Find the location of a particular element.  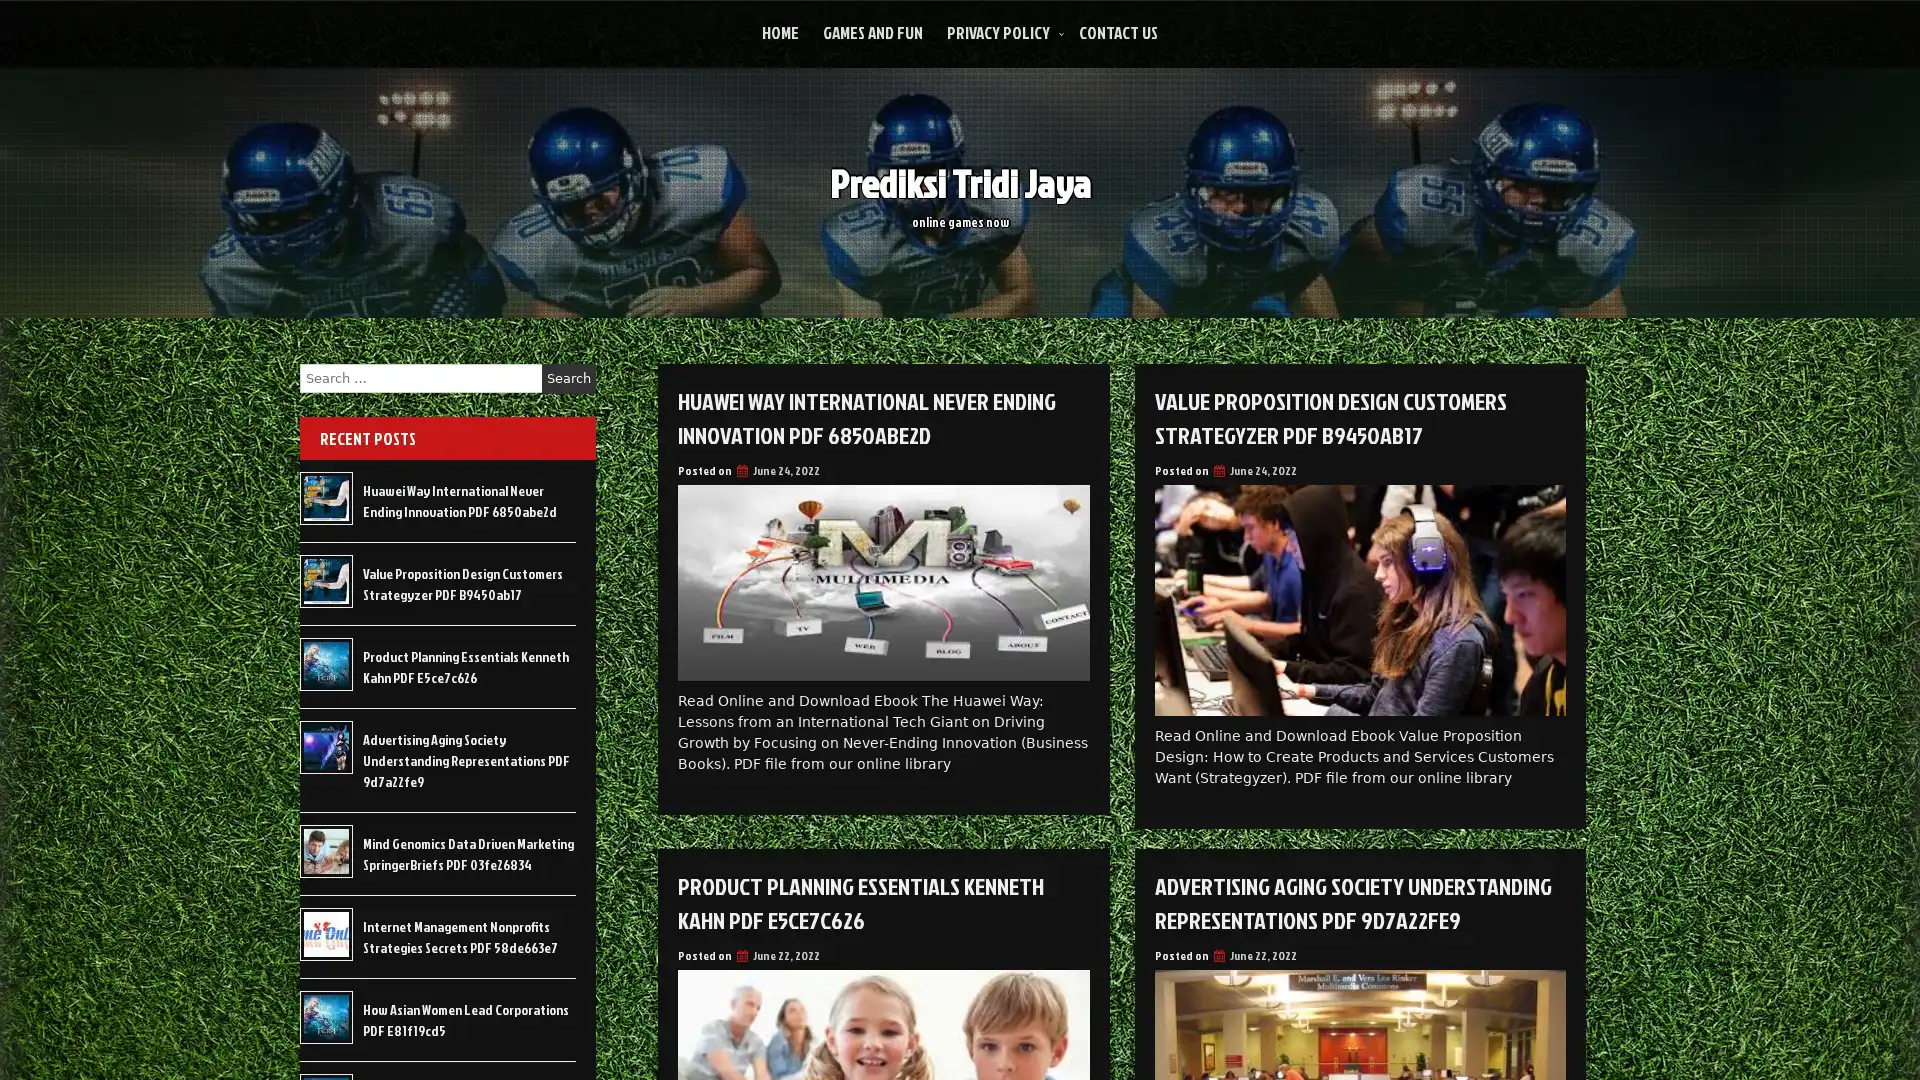

Search is located at coordinates (568, 378).